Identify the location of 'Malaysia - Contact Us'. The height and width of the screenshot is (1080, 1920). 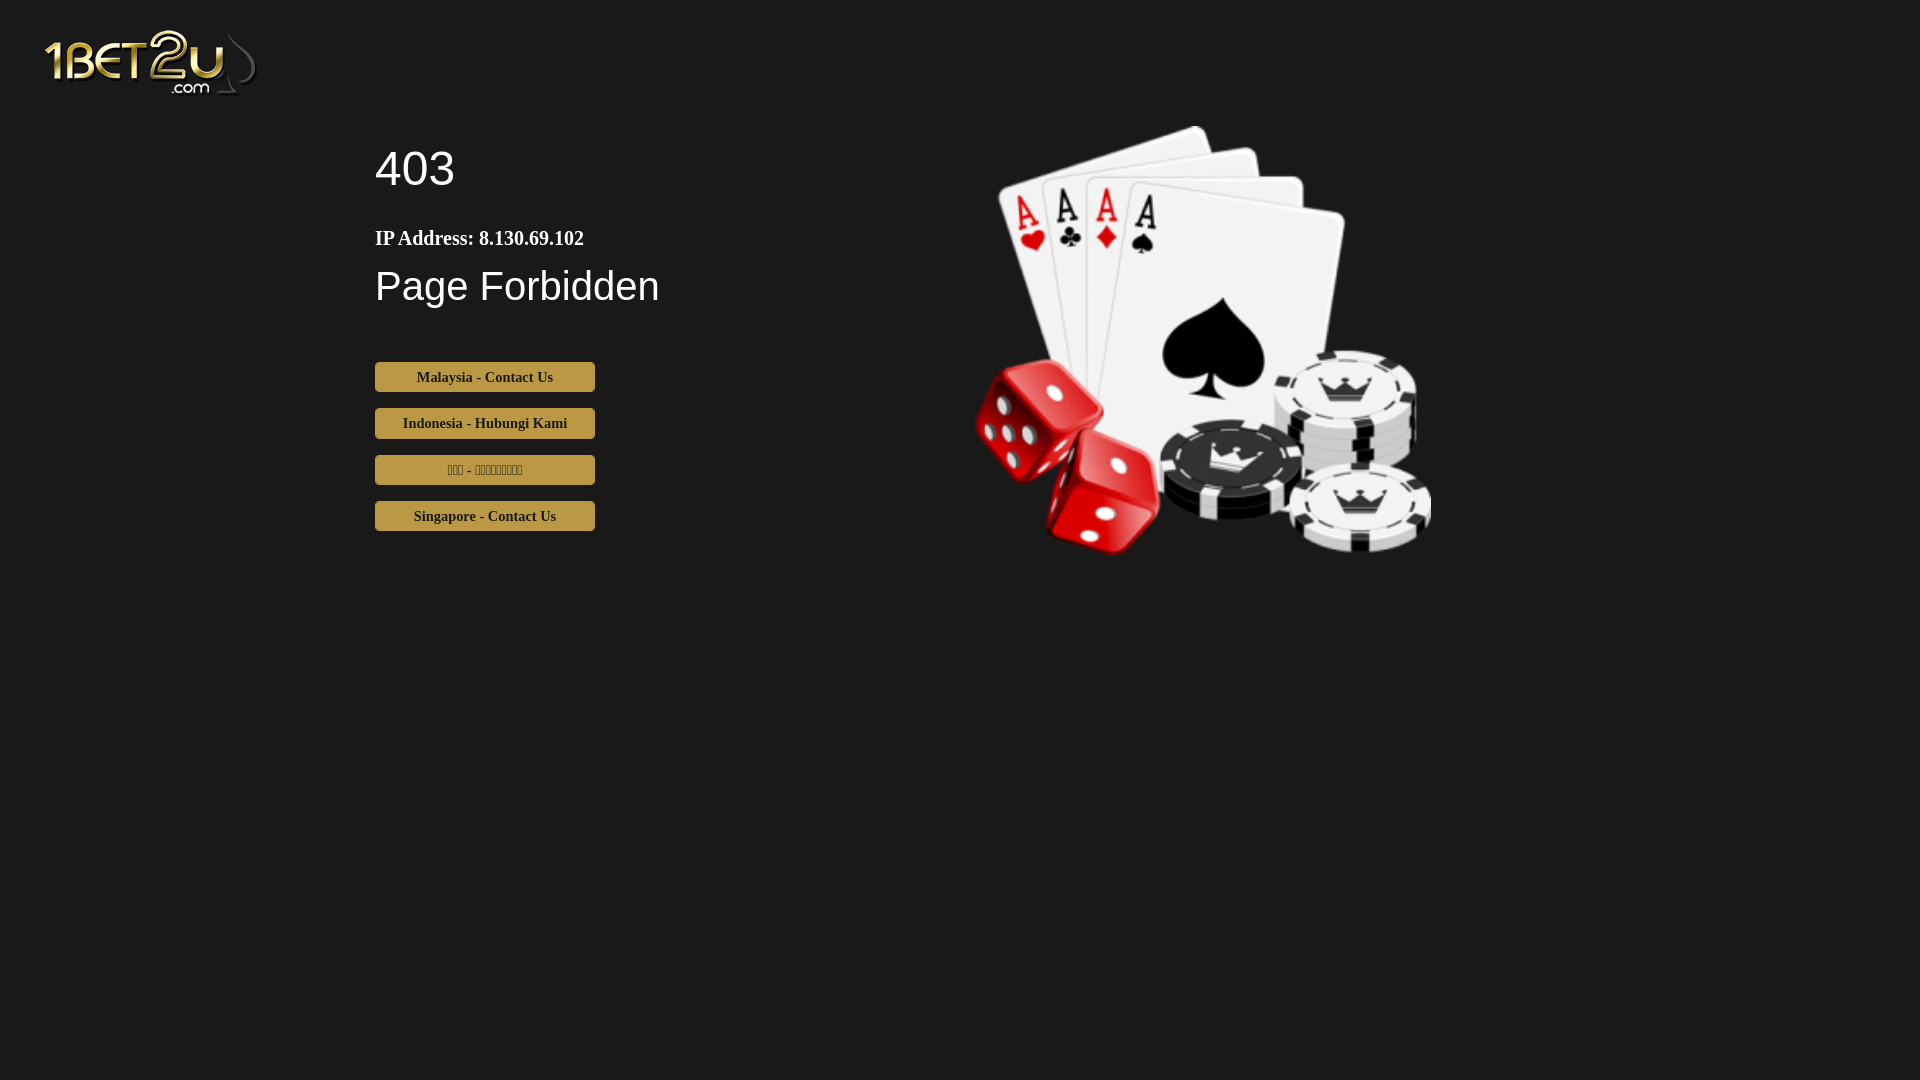
(374, 377).